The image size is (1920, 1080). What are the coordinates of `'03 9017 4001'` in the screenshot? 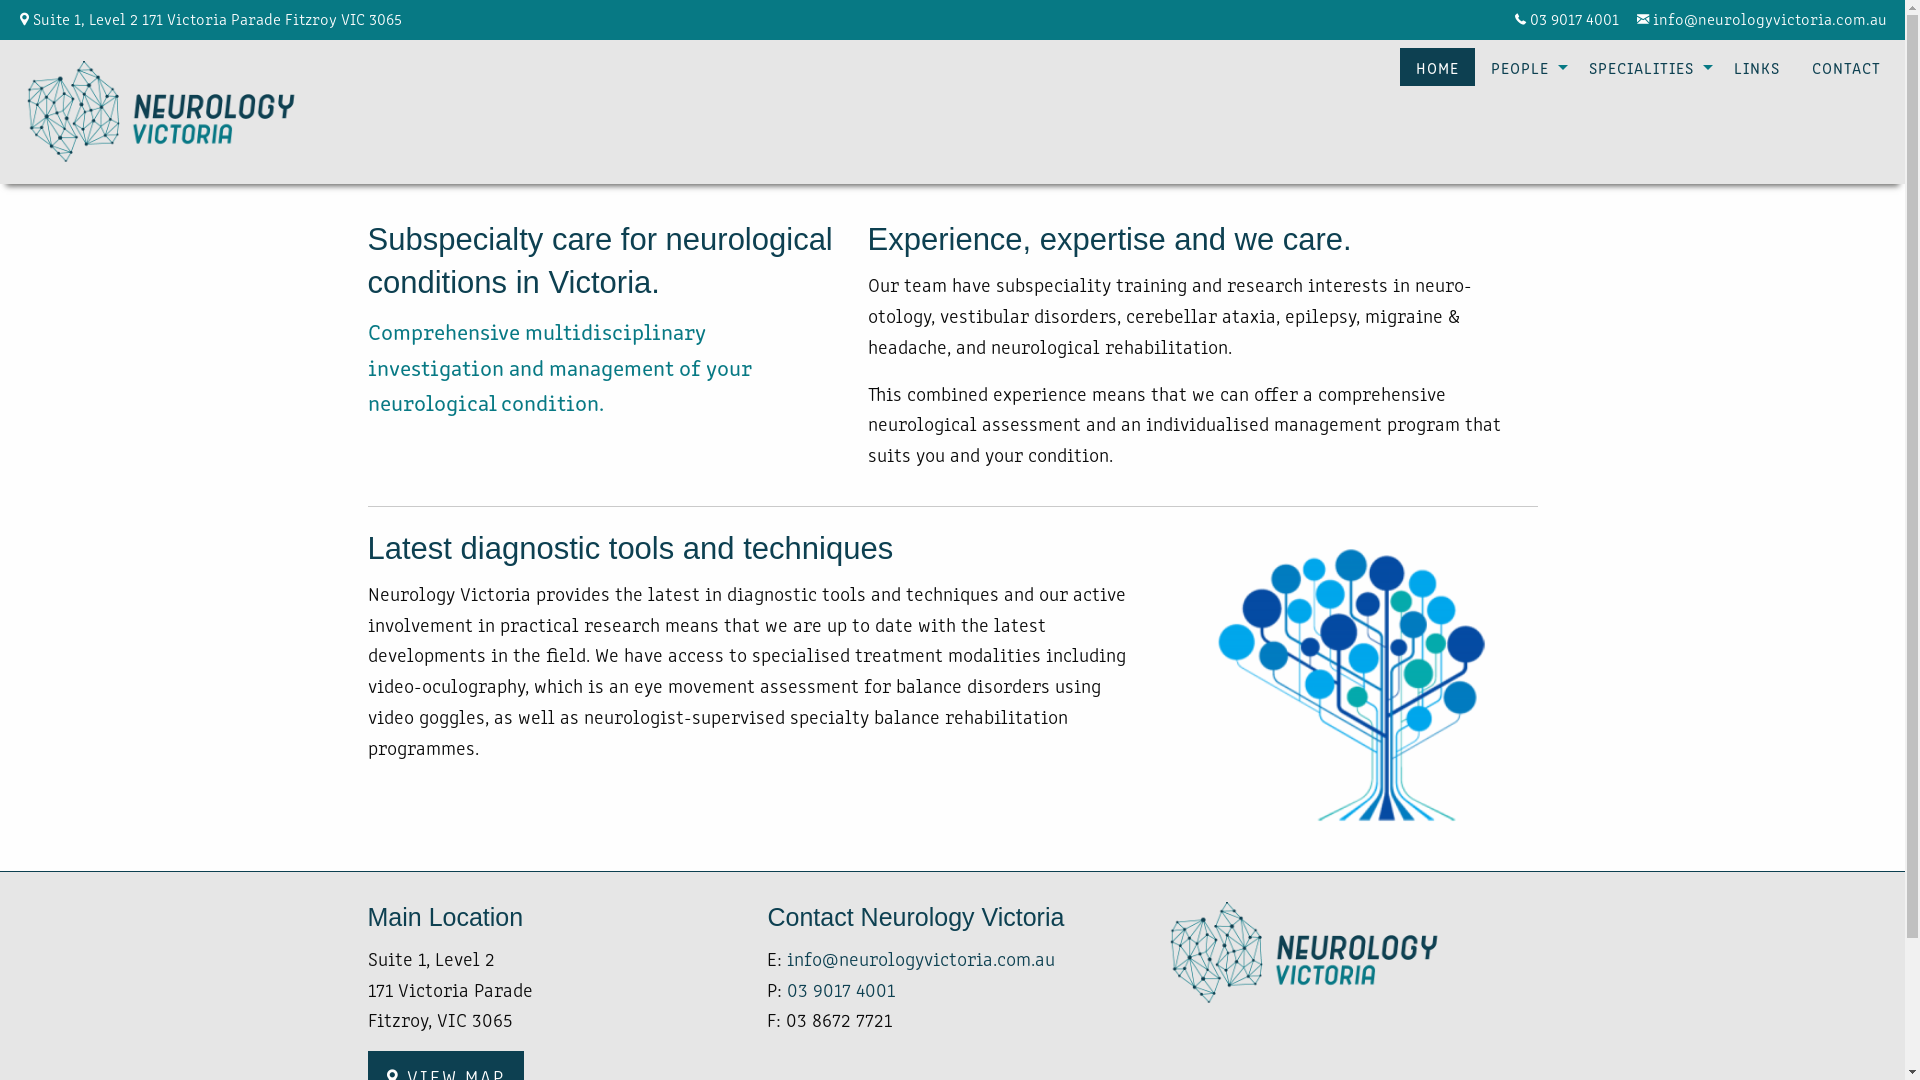 It's located at (786, 987).